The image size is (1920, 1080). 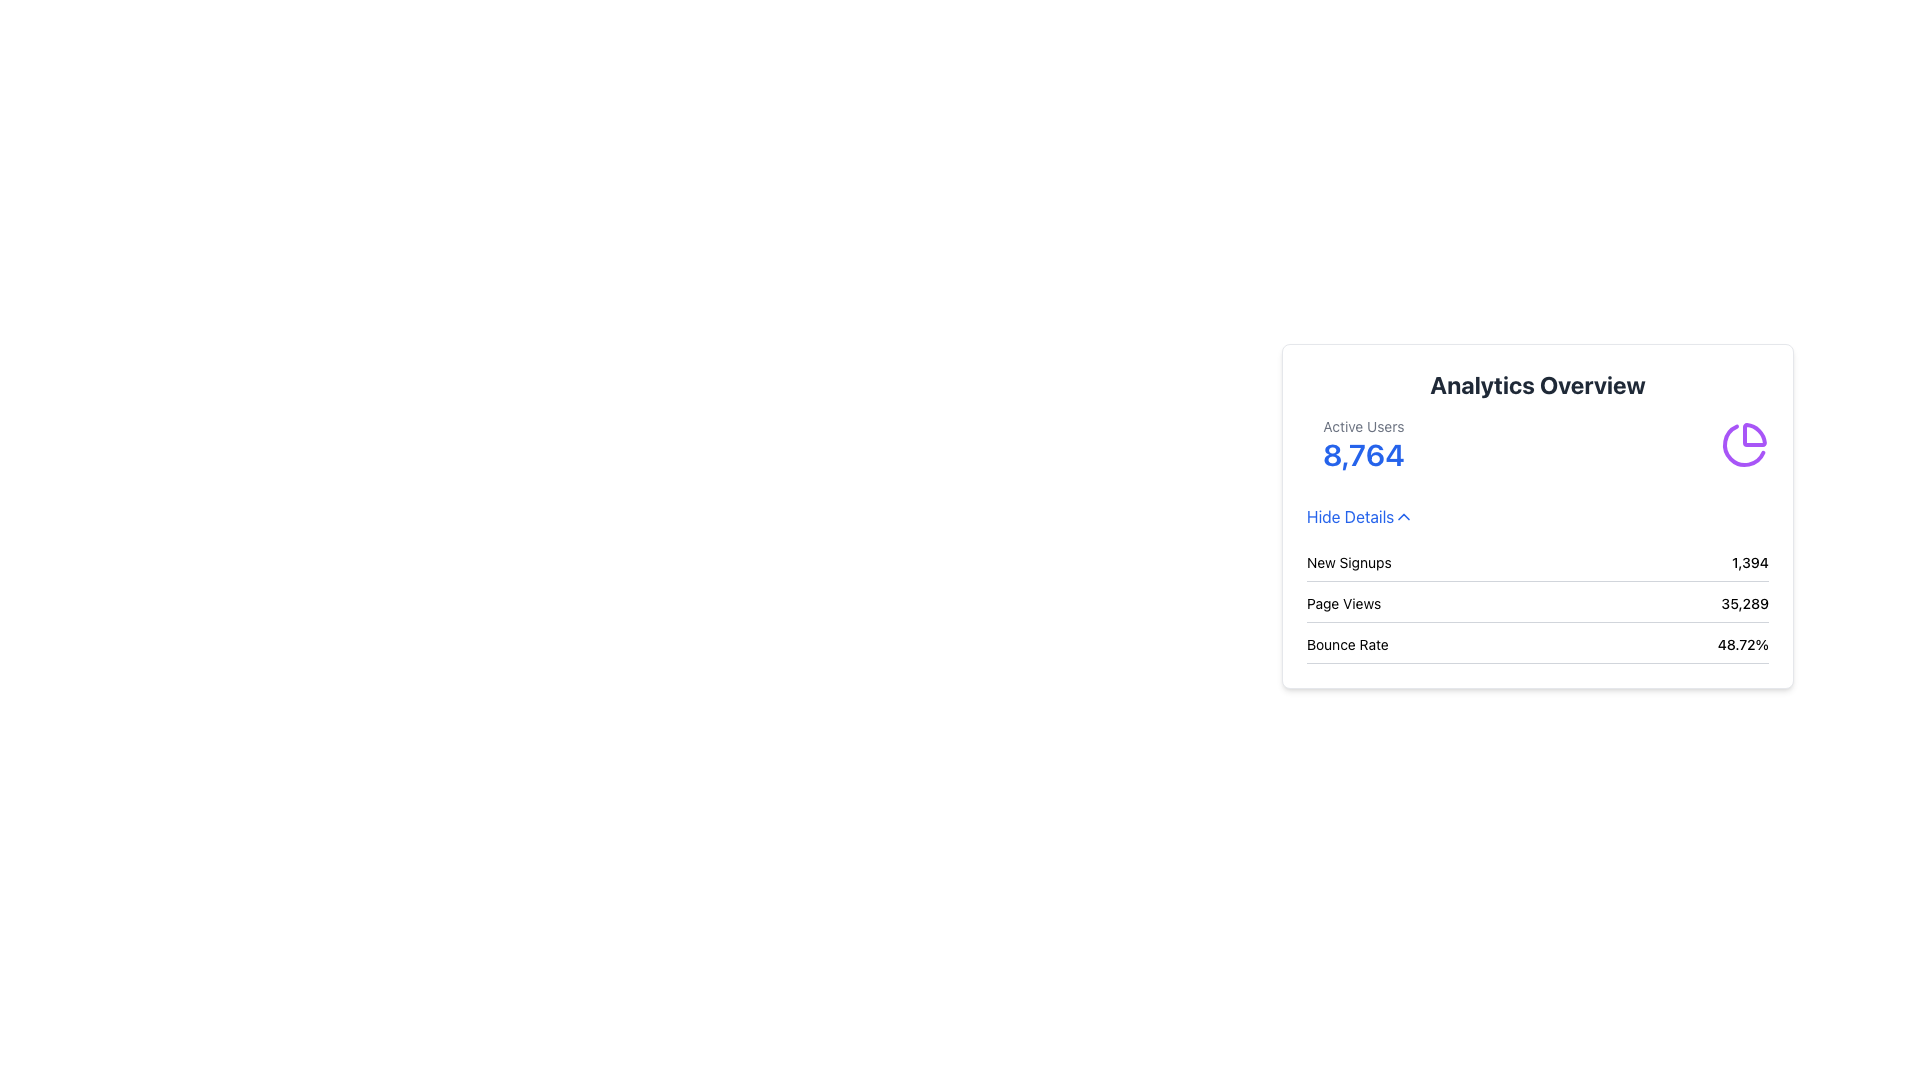 What do you see at coordinates (1536, 648) in the screenshot?
I see `'Bounce Rate' statistic value displayed as '48.72%' in the Analytics Overview section, positioned below 'Page Views'` at bounding box center [1536, 648].